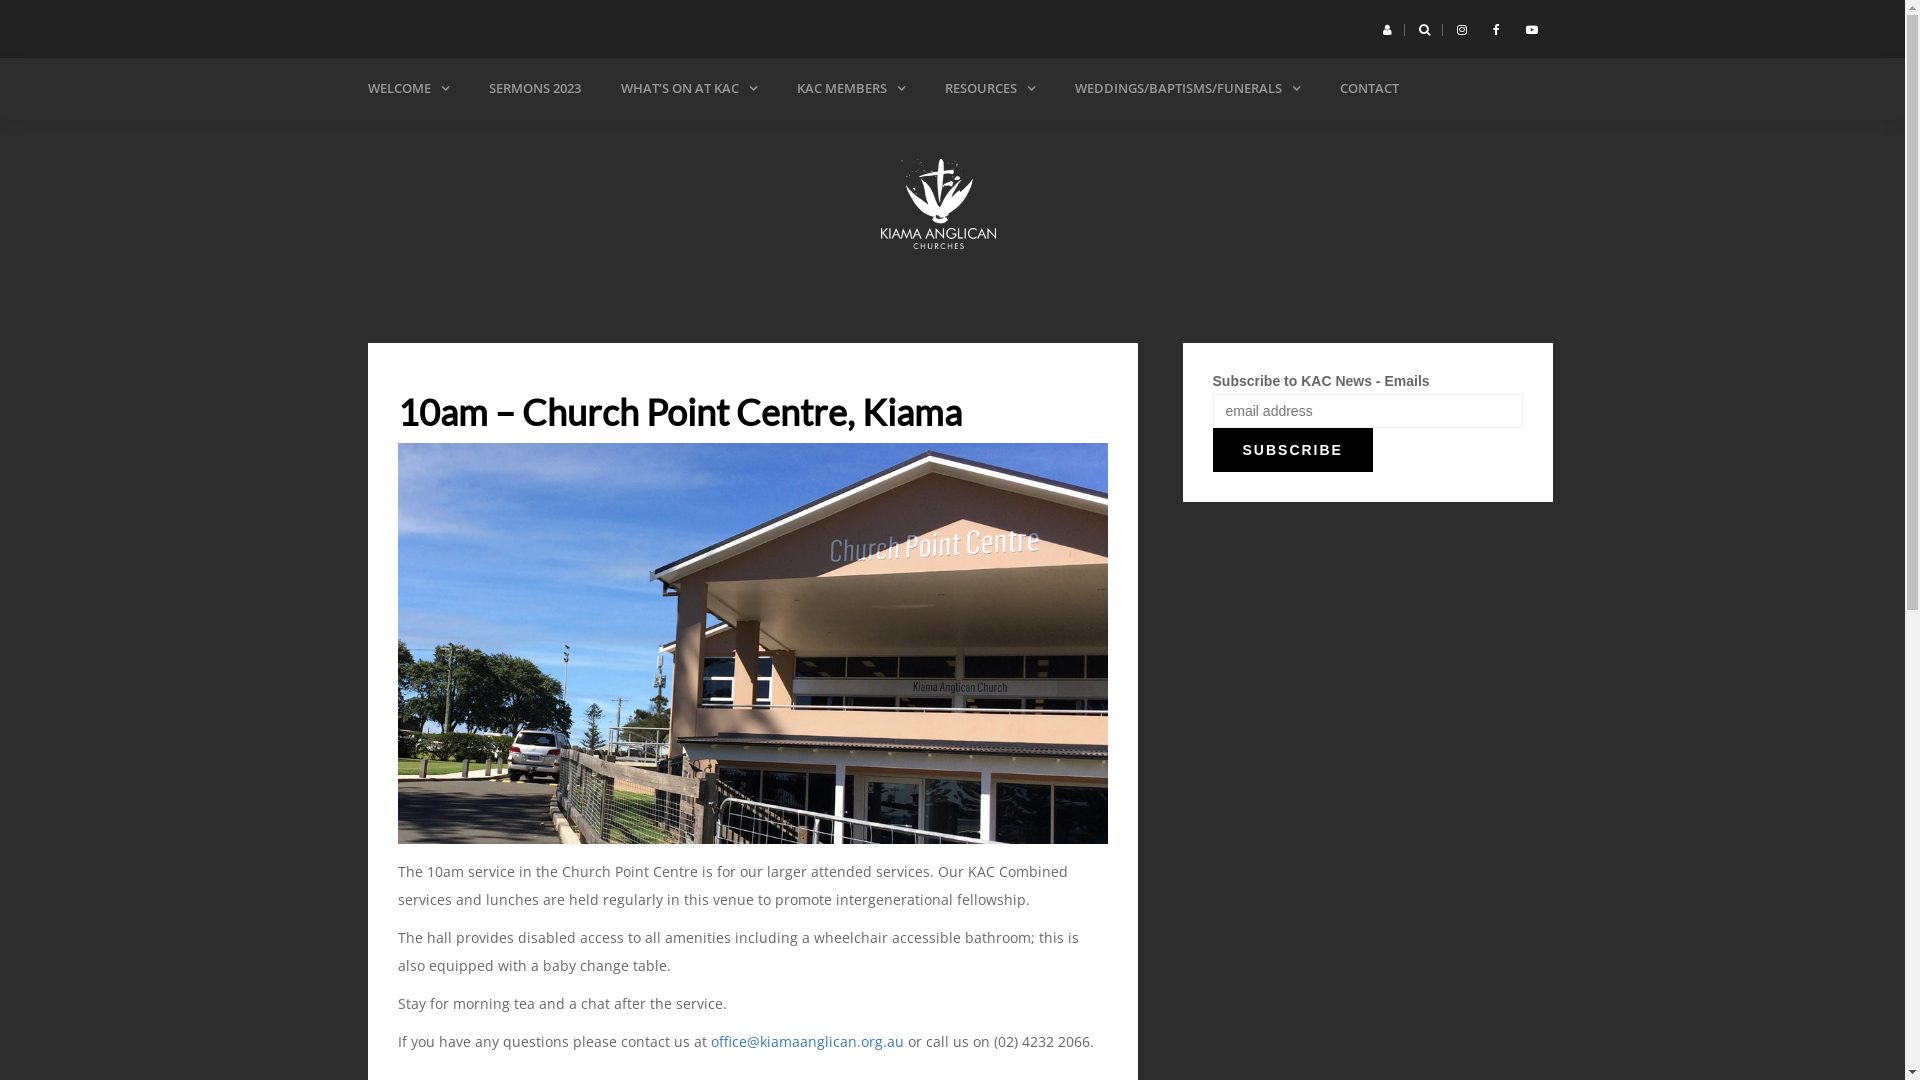 The width and height of the screenshot is (1920, 1080). What do you see at coordinates (849, 87) in the screenshot?
I see `'KAC MEMBERS'` at bounding box center [849, 87].